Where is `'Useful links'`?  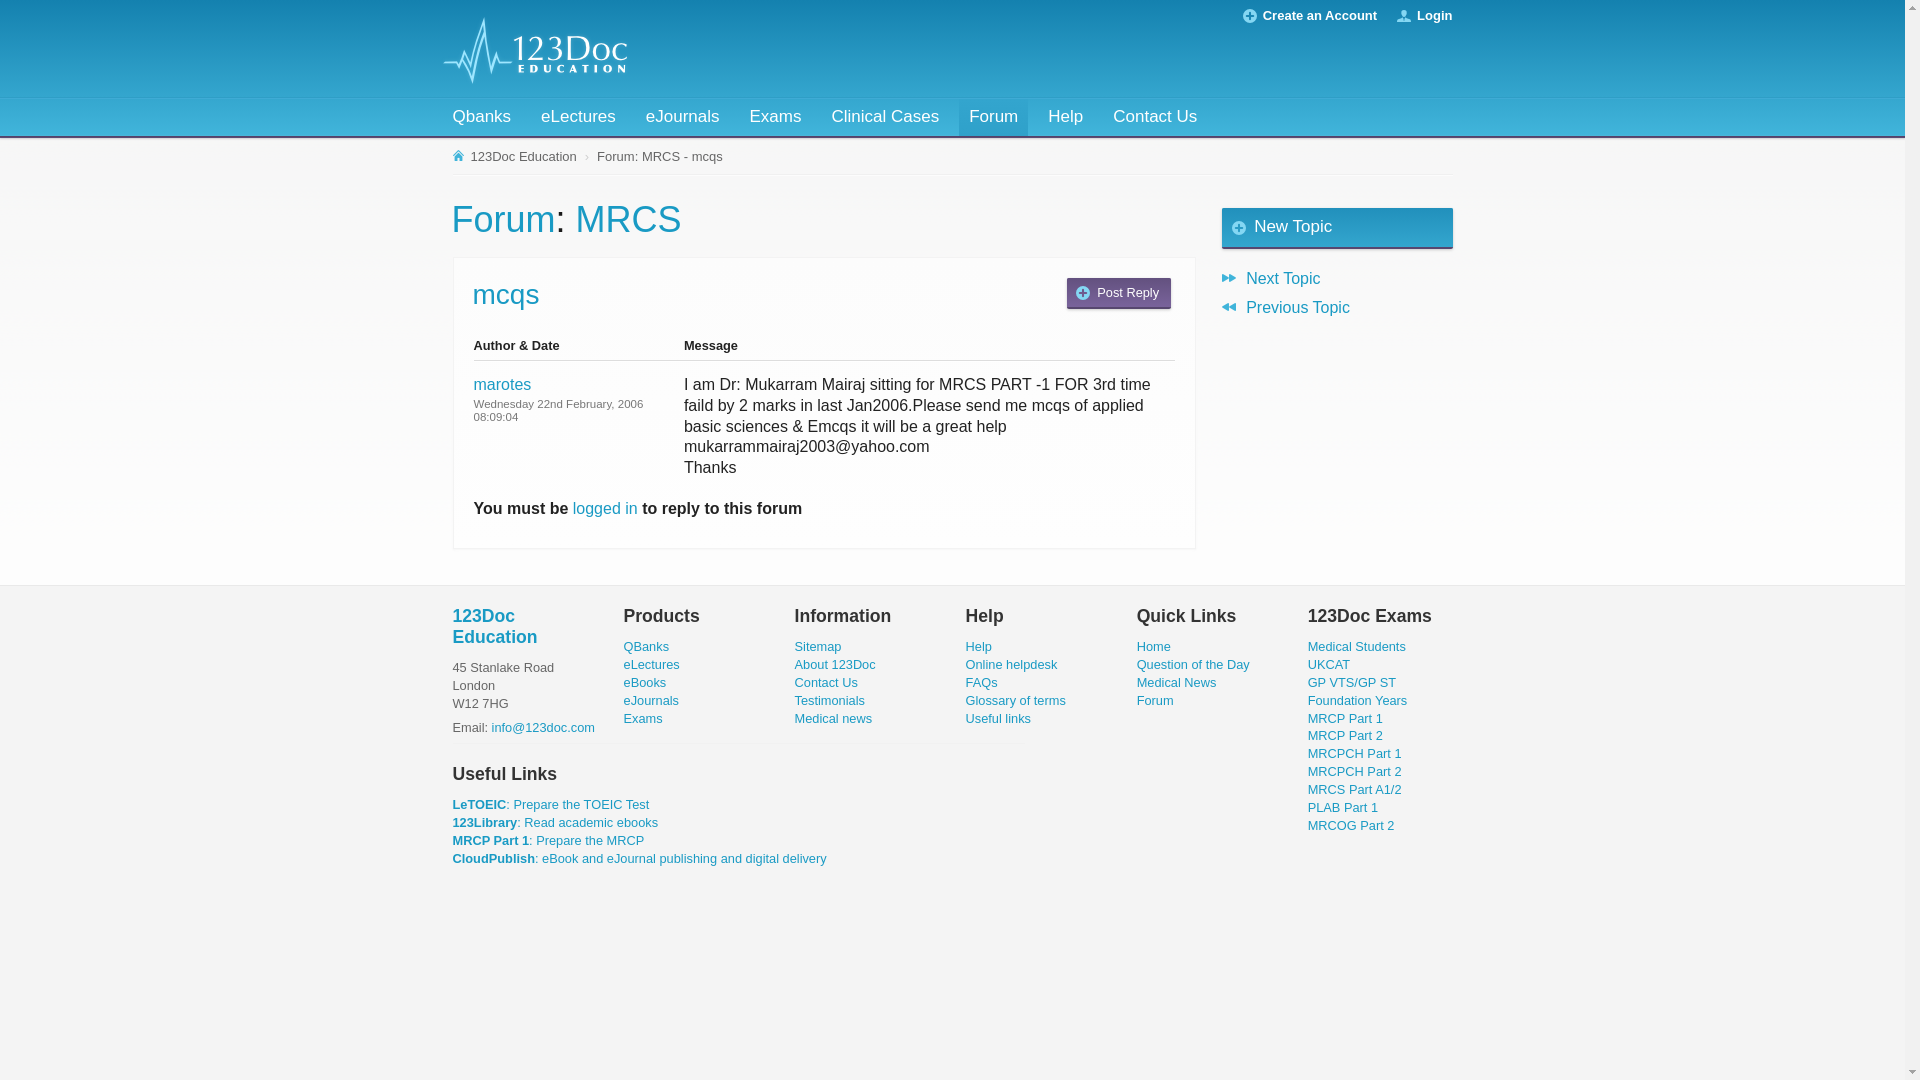 'Useful links' is located at coordinates (998, 717).